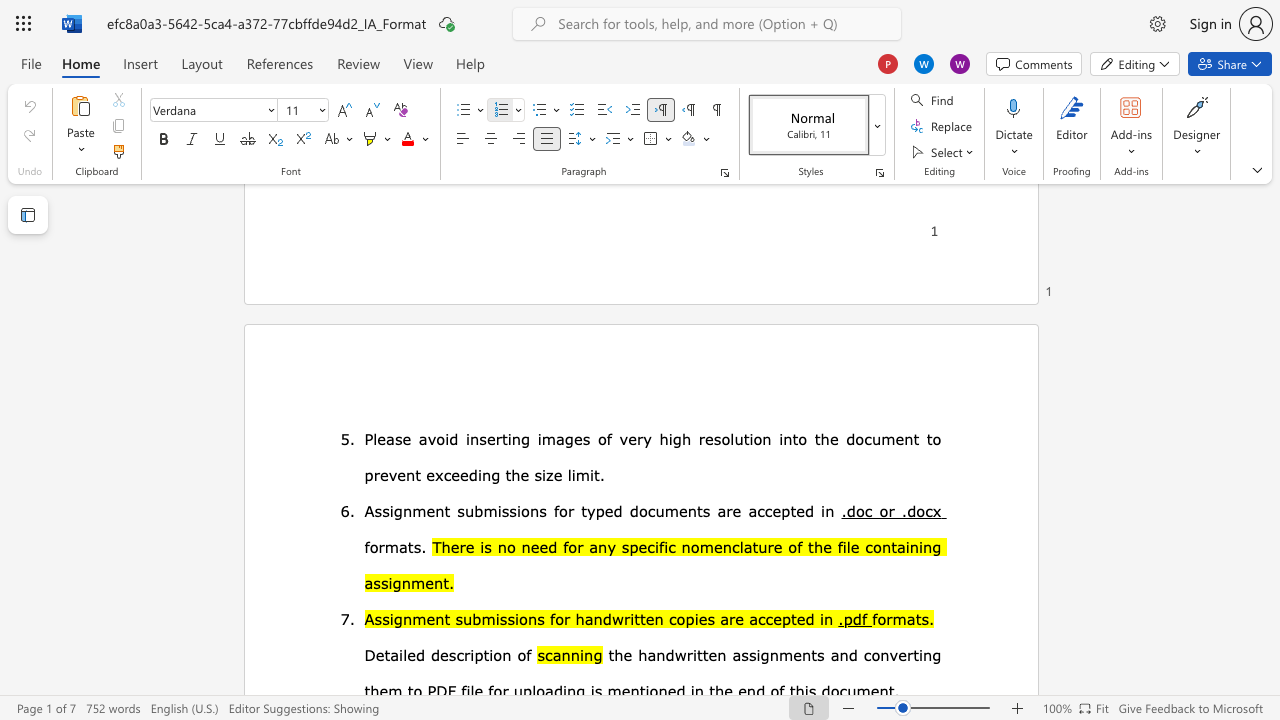 This screenshot has height=720, width=1280. Describe the element at coordinates (497, 617) in the screenshot. I see `the 2th character "i" in the text` at that location.